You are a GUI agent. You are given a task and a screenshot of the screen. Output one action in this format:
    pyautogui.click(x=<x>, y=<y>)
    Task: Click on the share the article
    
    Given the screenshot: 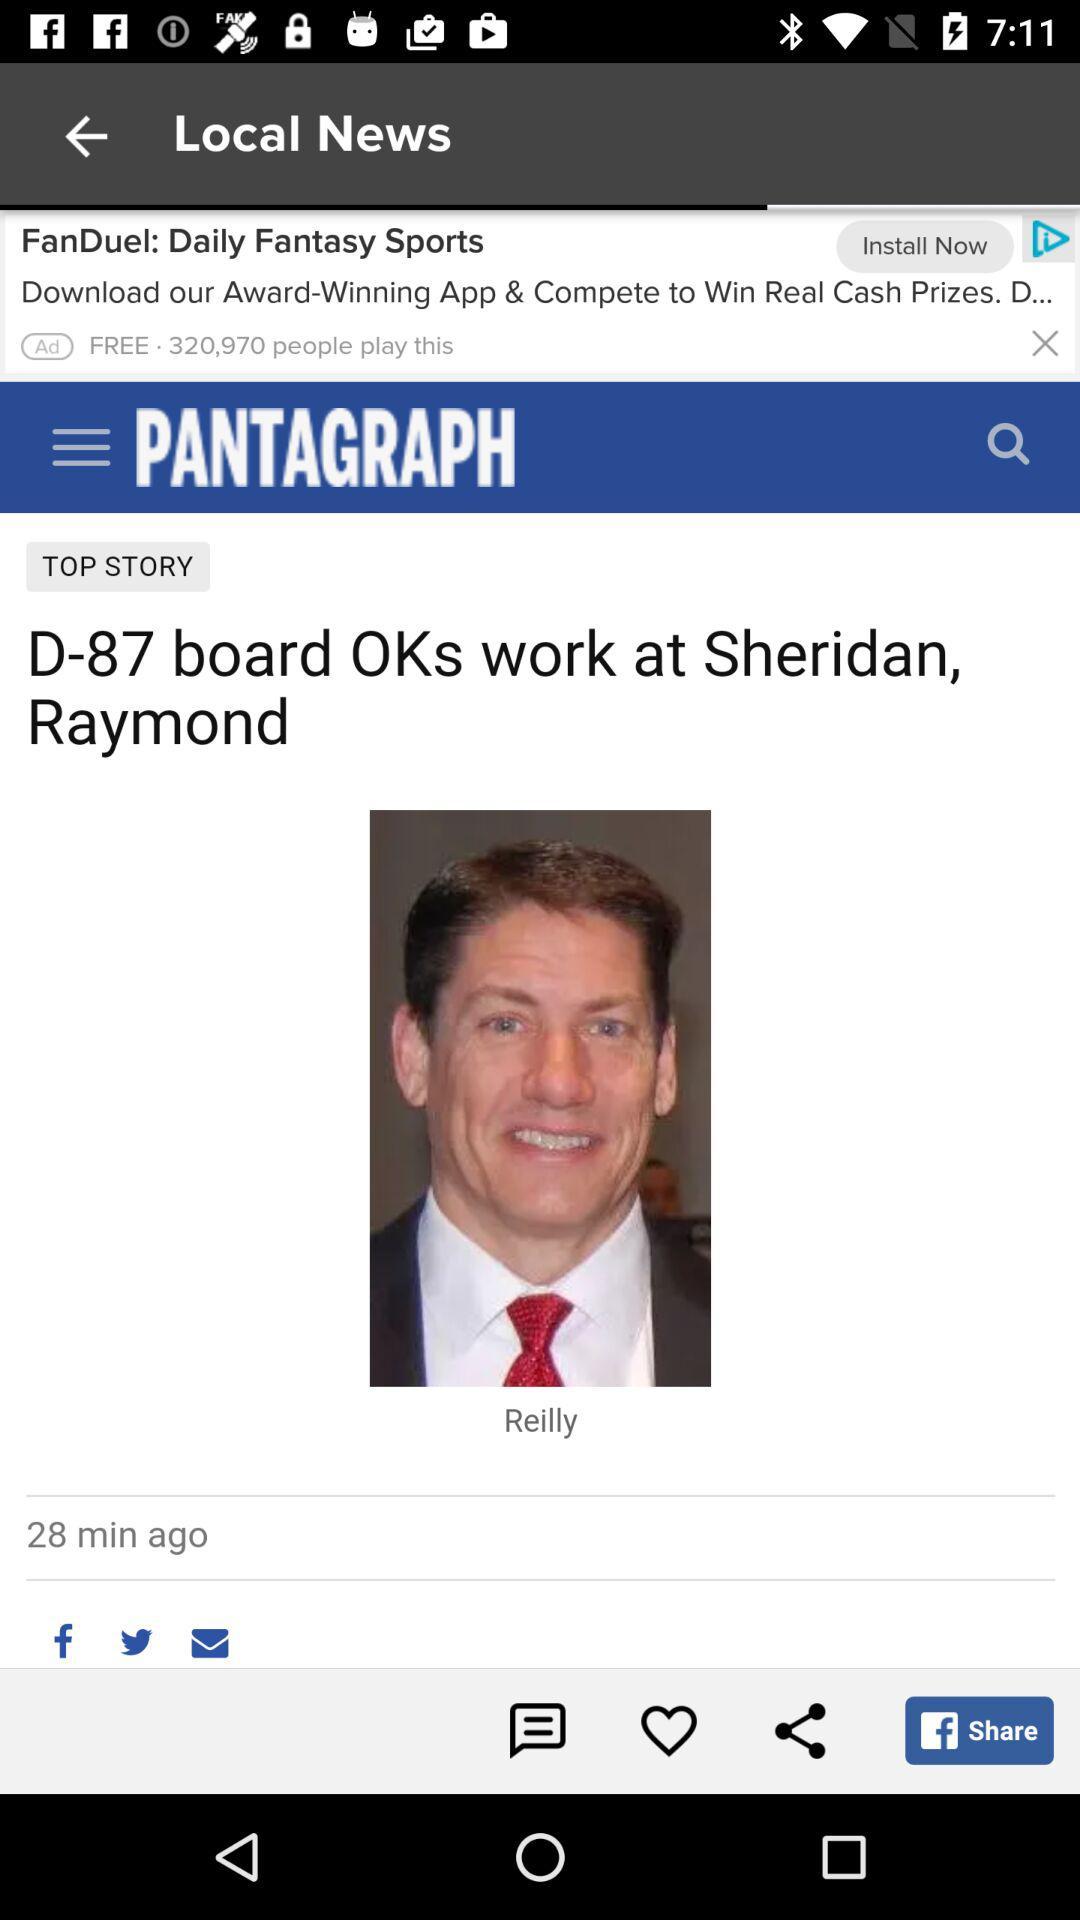 What is the action you would take?
    pyautogui.click(x=798, y=1730)
    